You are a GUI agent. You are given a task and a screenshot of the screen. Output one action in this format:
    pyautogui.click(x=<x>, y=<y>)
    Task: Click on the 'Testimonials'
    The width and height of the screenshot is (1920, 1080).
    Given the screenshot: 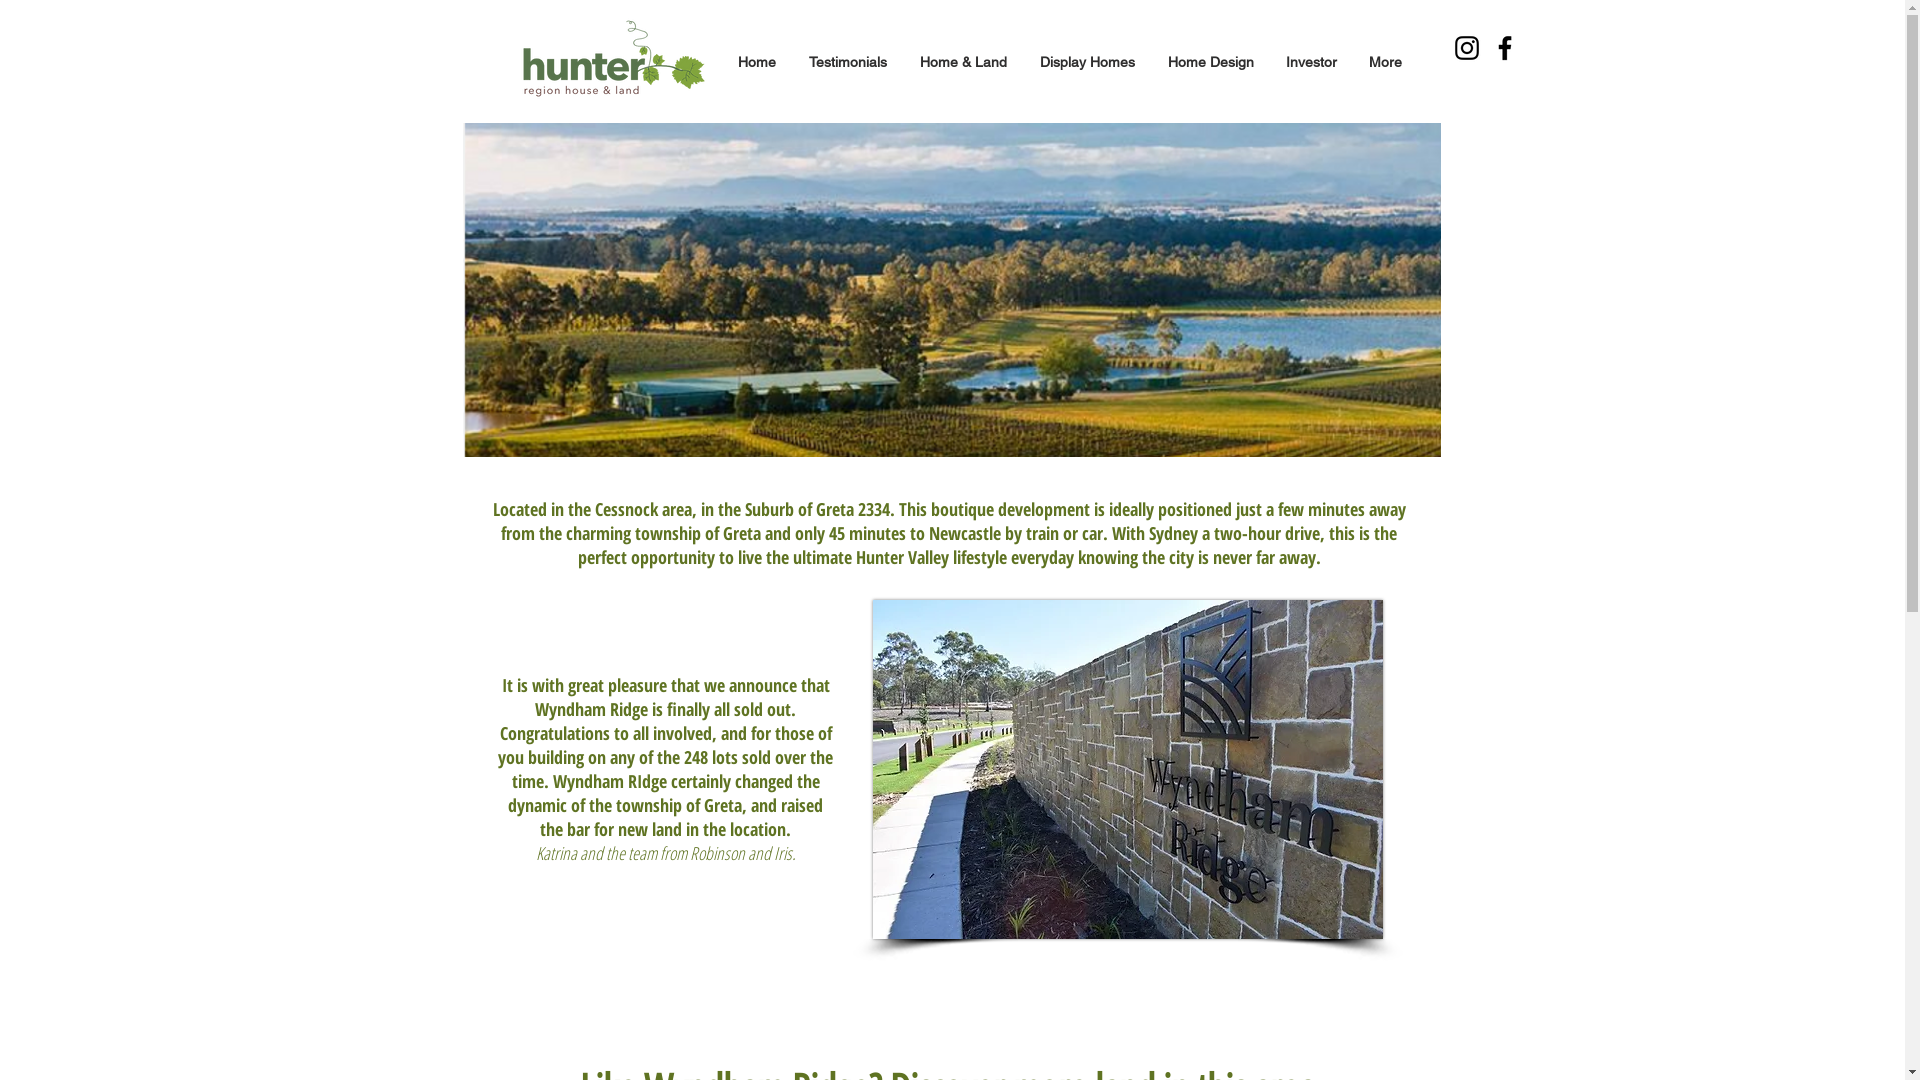 What is the action you would take?
    pyautogui.click(x=849, y=60)
    